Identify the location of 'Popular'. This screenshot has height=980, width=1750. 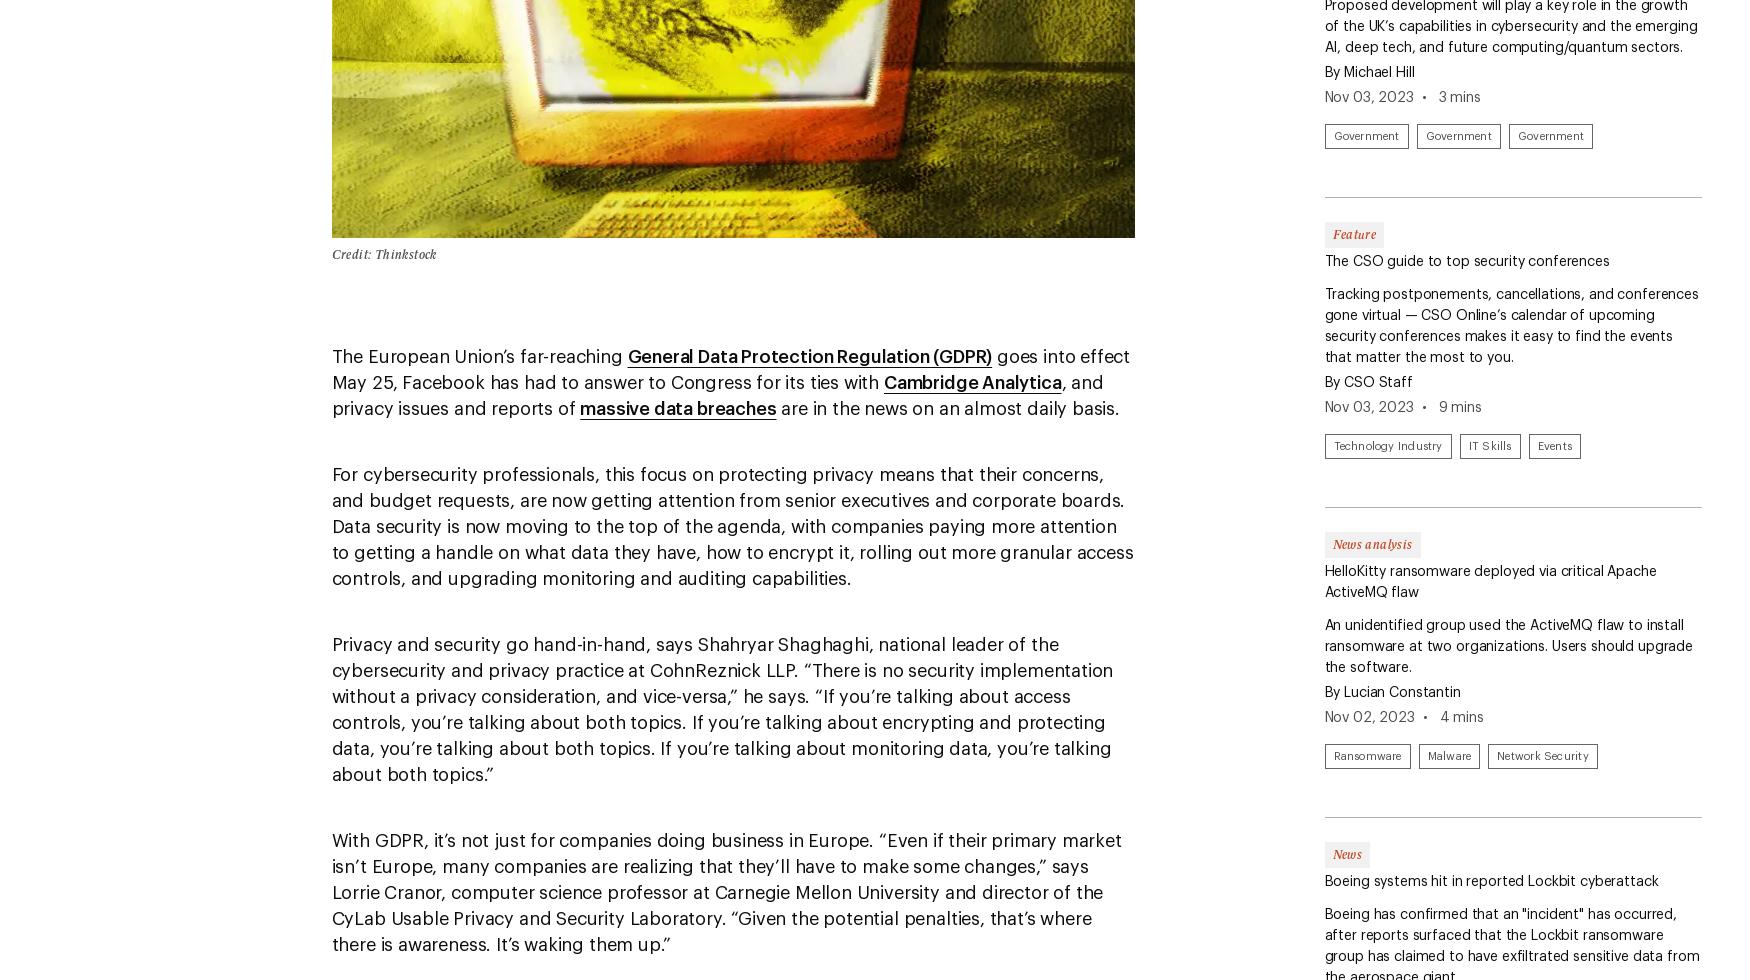
(46, 113).